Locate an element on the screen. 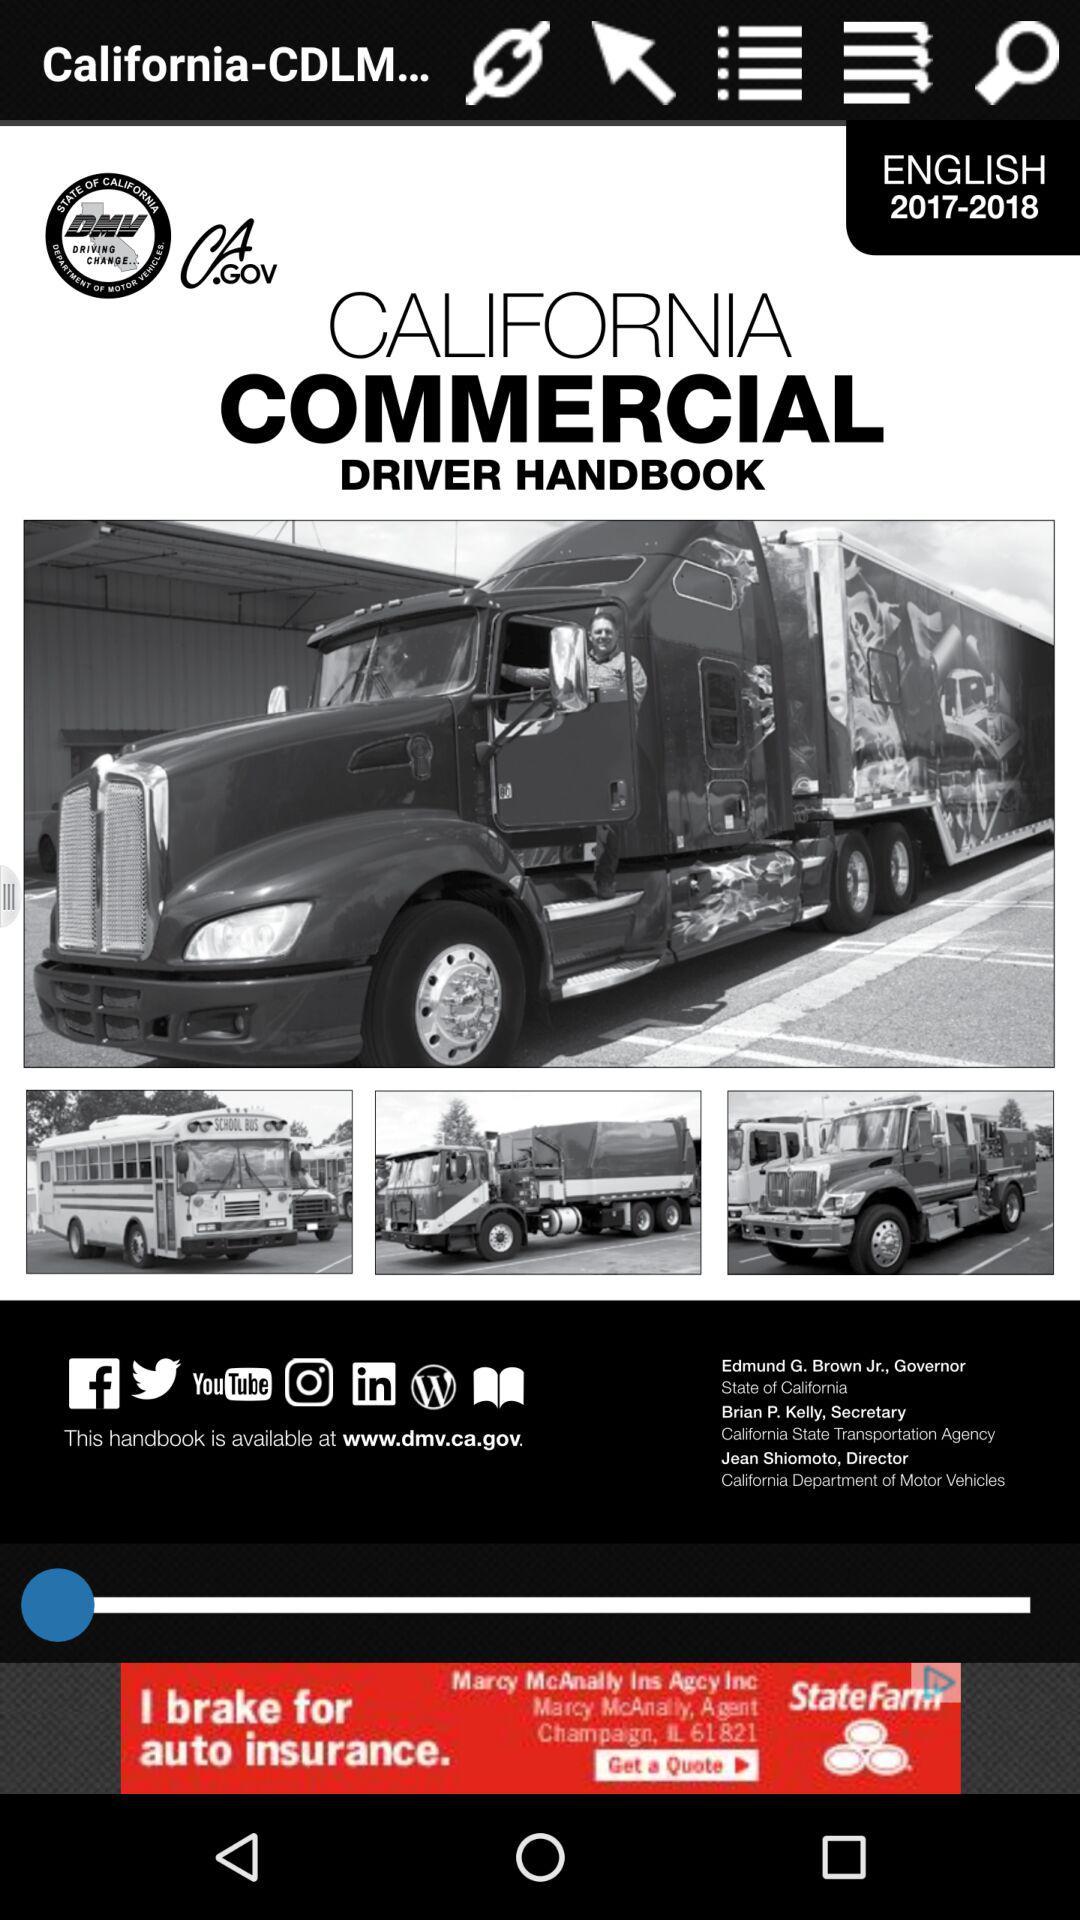 The image size is (1080, 1920). the search icon is located at coordinates (1017, 67).